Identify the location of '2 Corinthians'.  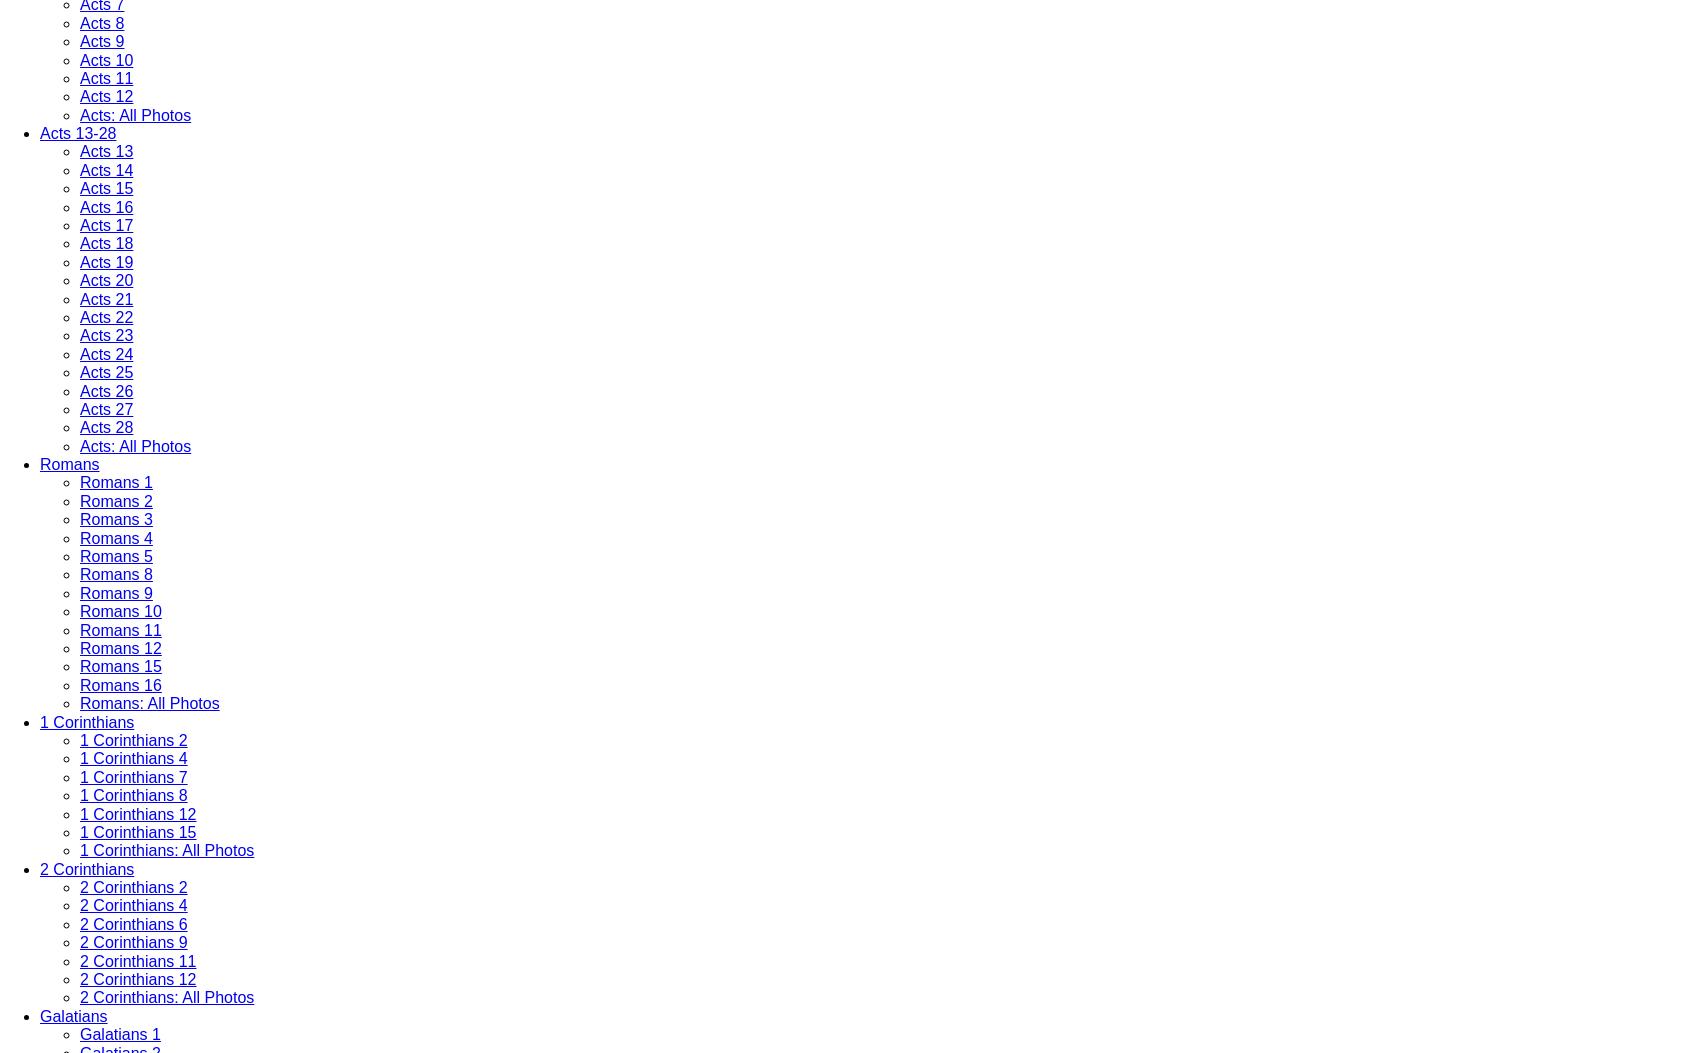
(86, 868).